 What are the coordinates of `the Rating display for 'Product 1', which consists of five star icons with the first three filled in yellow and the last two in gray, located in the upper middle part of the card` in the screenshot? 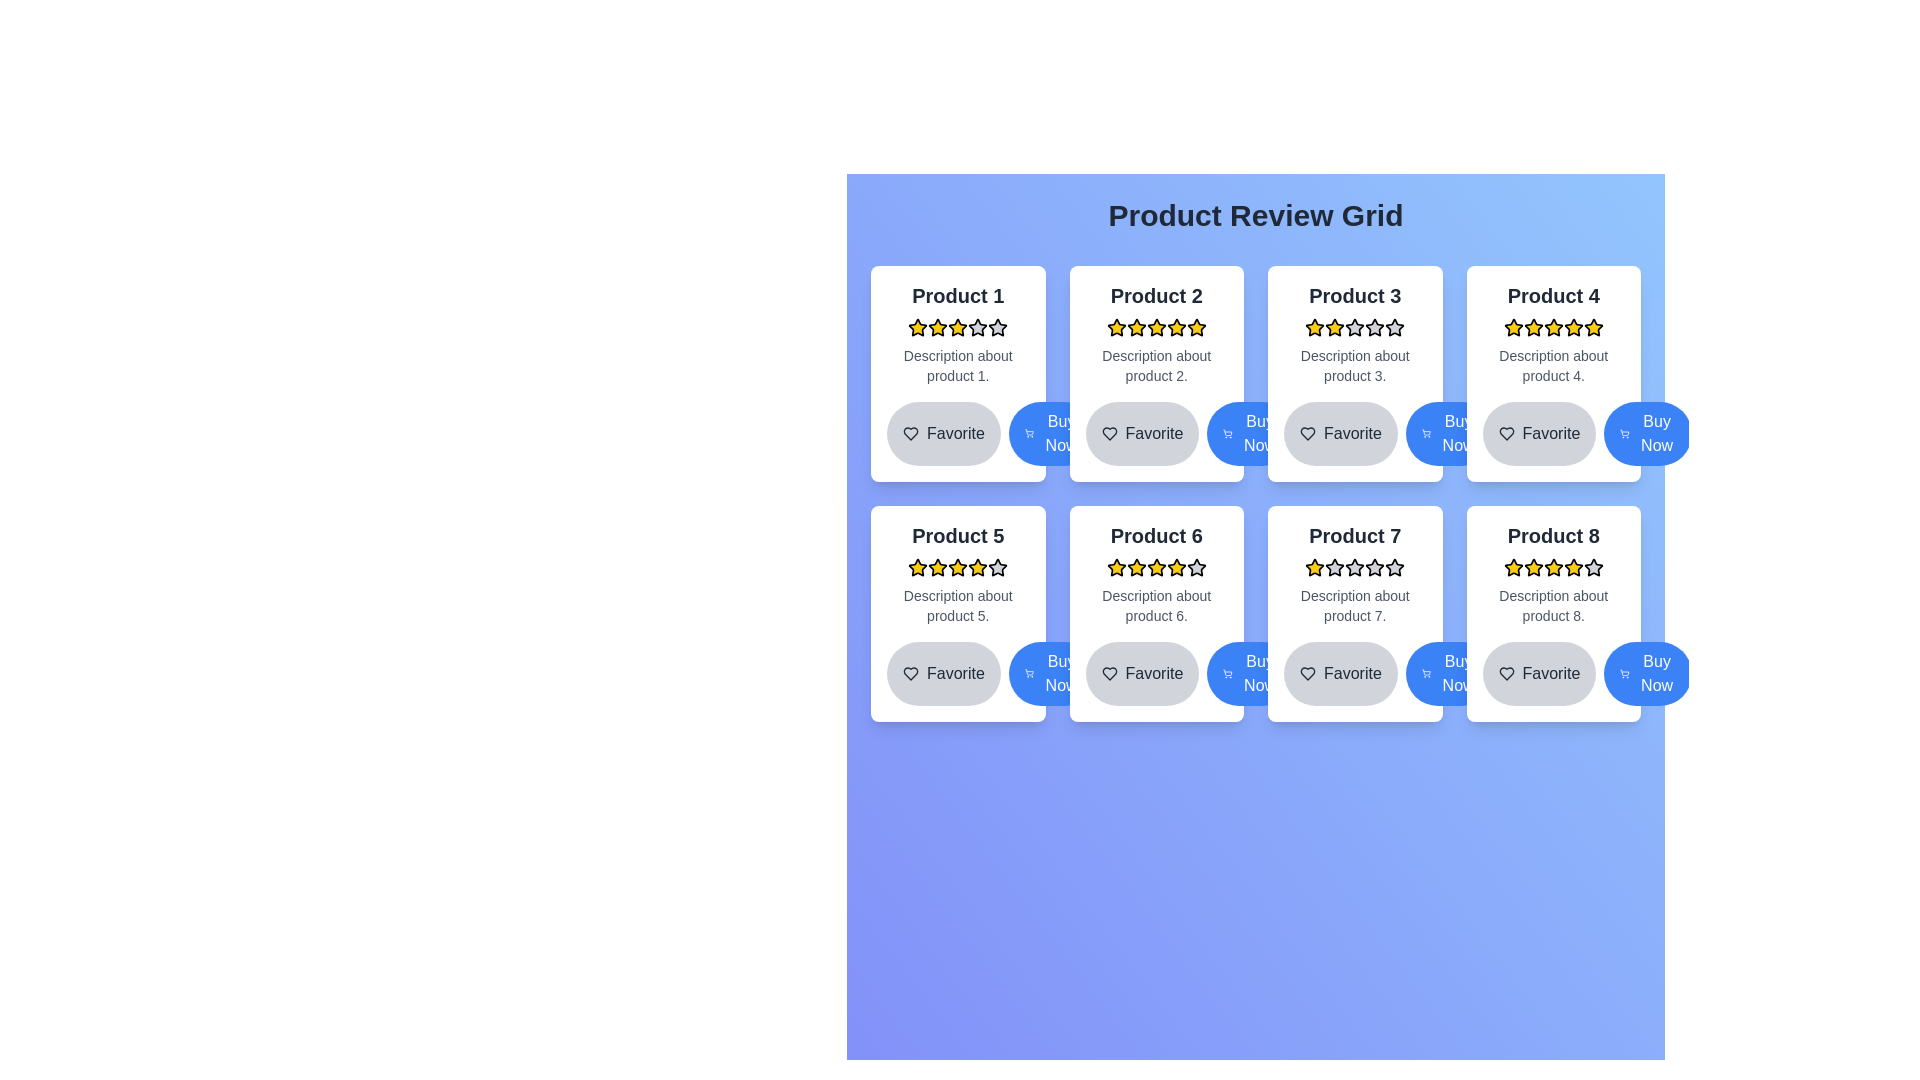 It's located at (957, 326).